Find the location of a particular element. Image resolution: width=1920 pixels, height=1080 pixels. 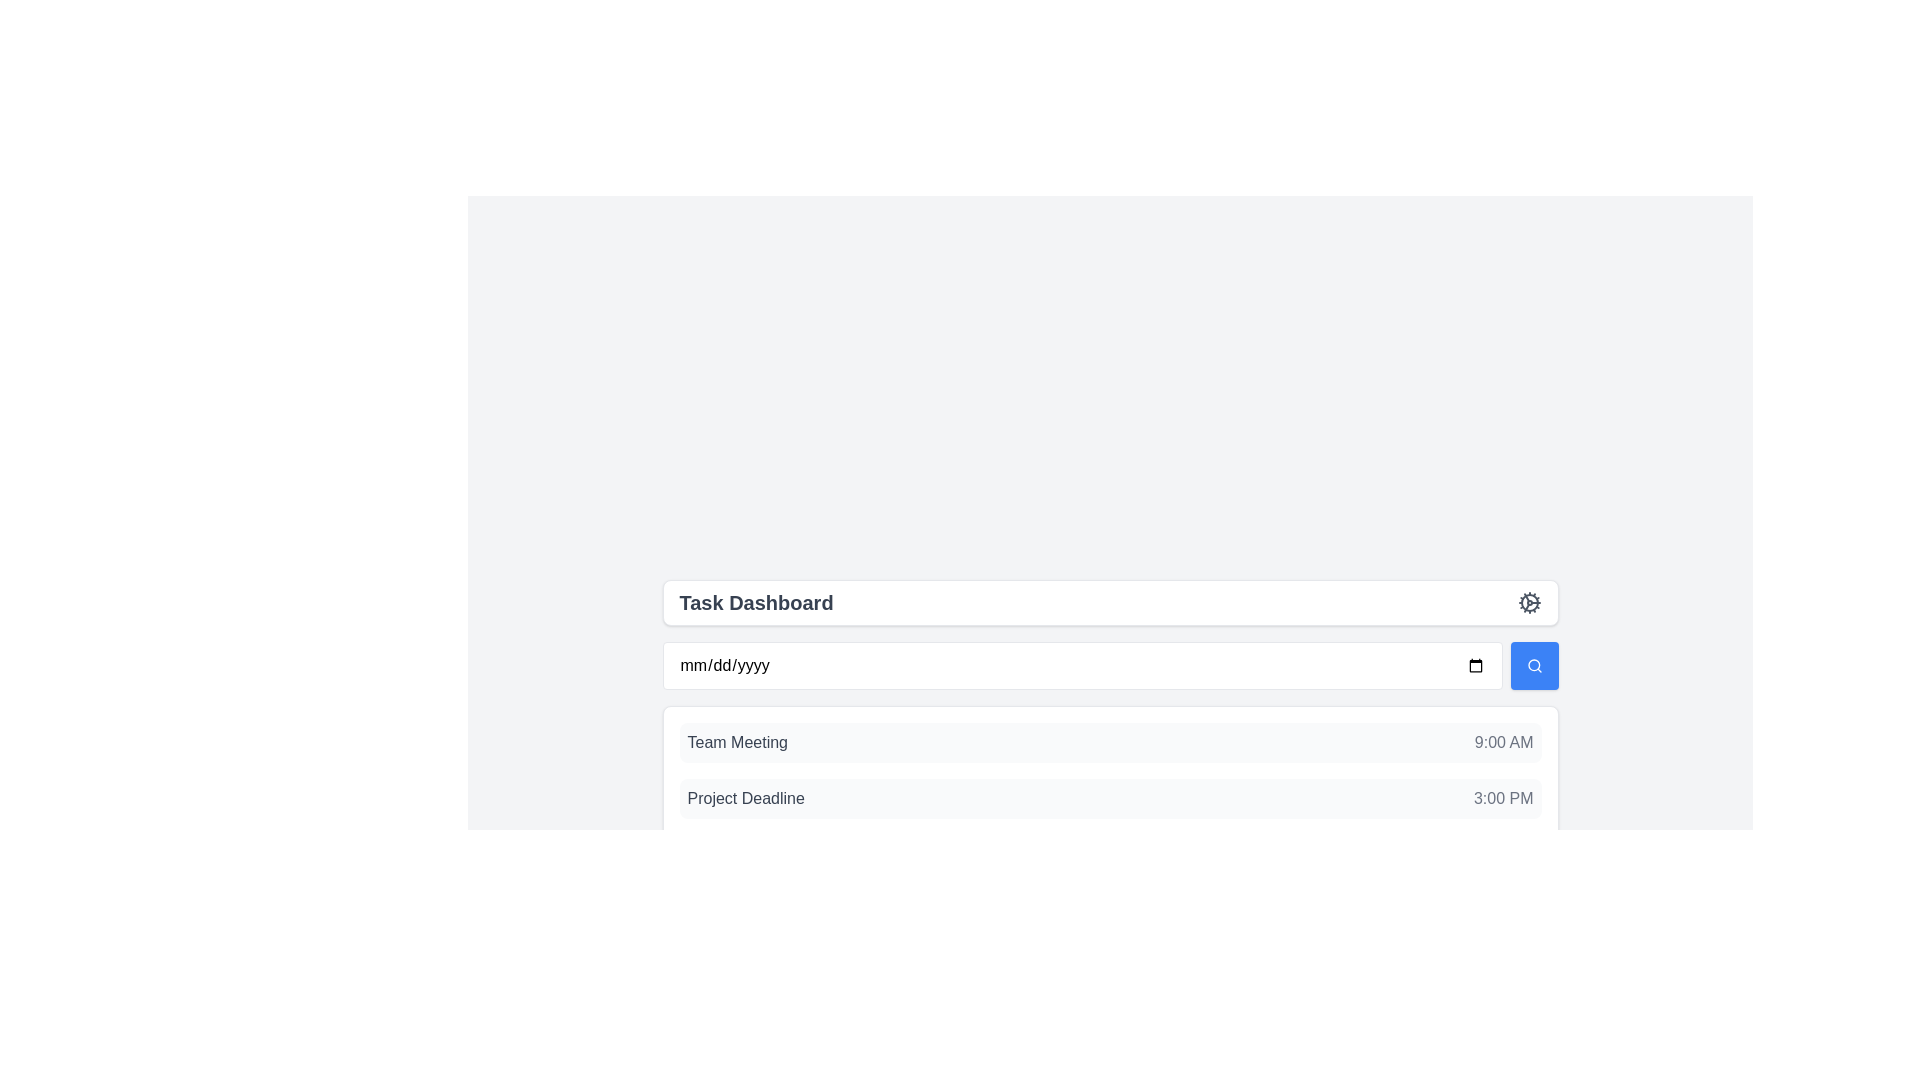

the List item displaying 'Project Deadline' and '3:00 PM', which is the second item in the Task Dashboard is located at coordinates (1109, 797).